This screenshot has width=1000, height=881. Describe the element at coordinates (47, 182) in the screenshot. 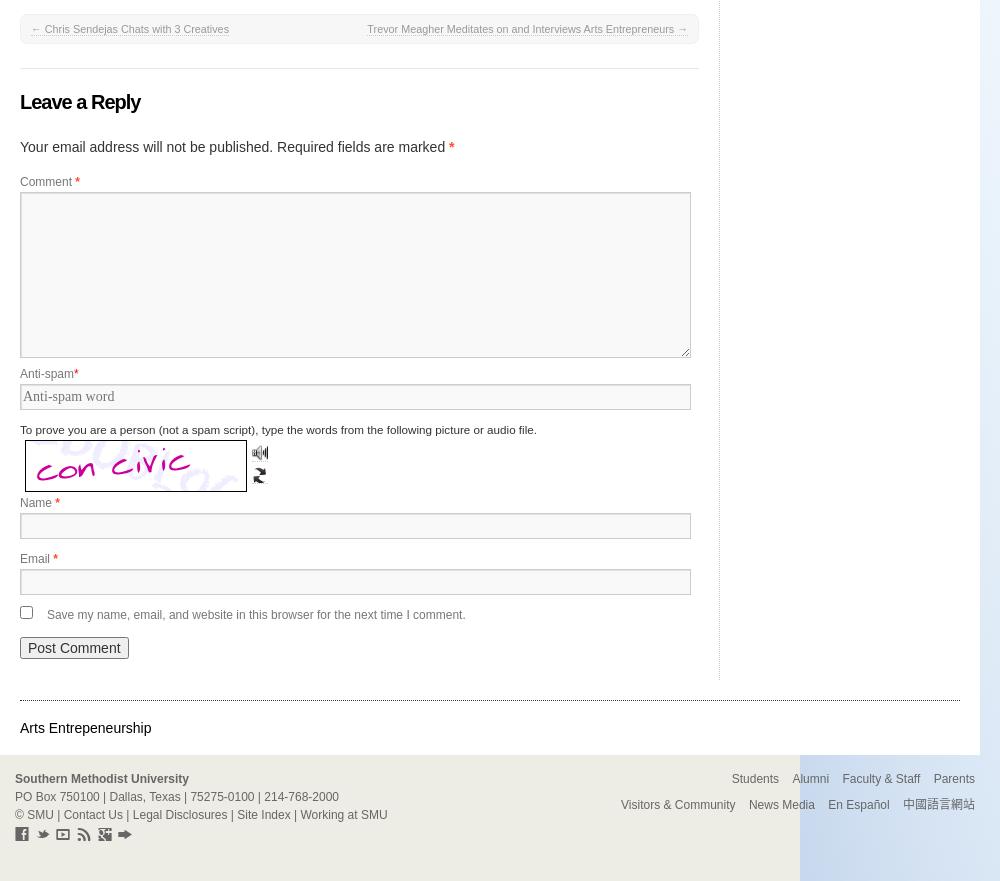

I see `'Comment'` at that location.